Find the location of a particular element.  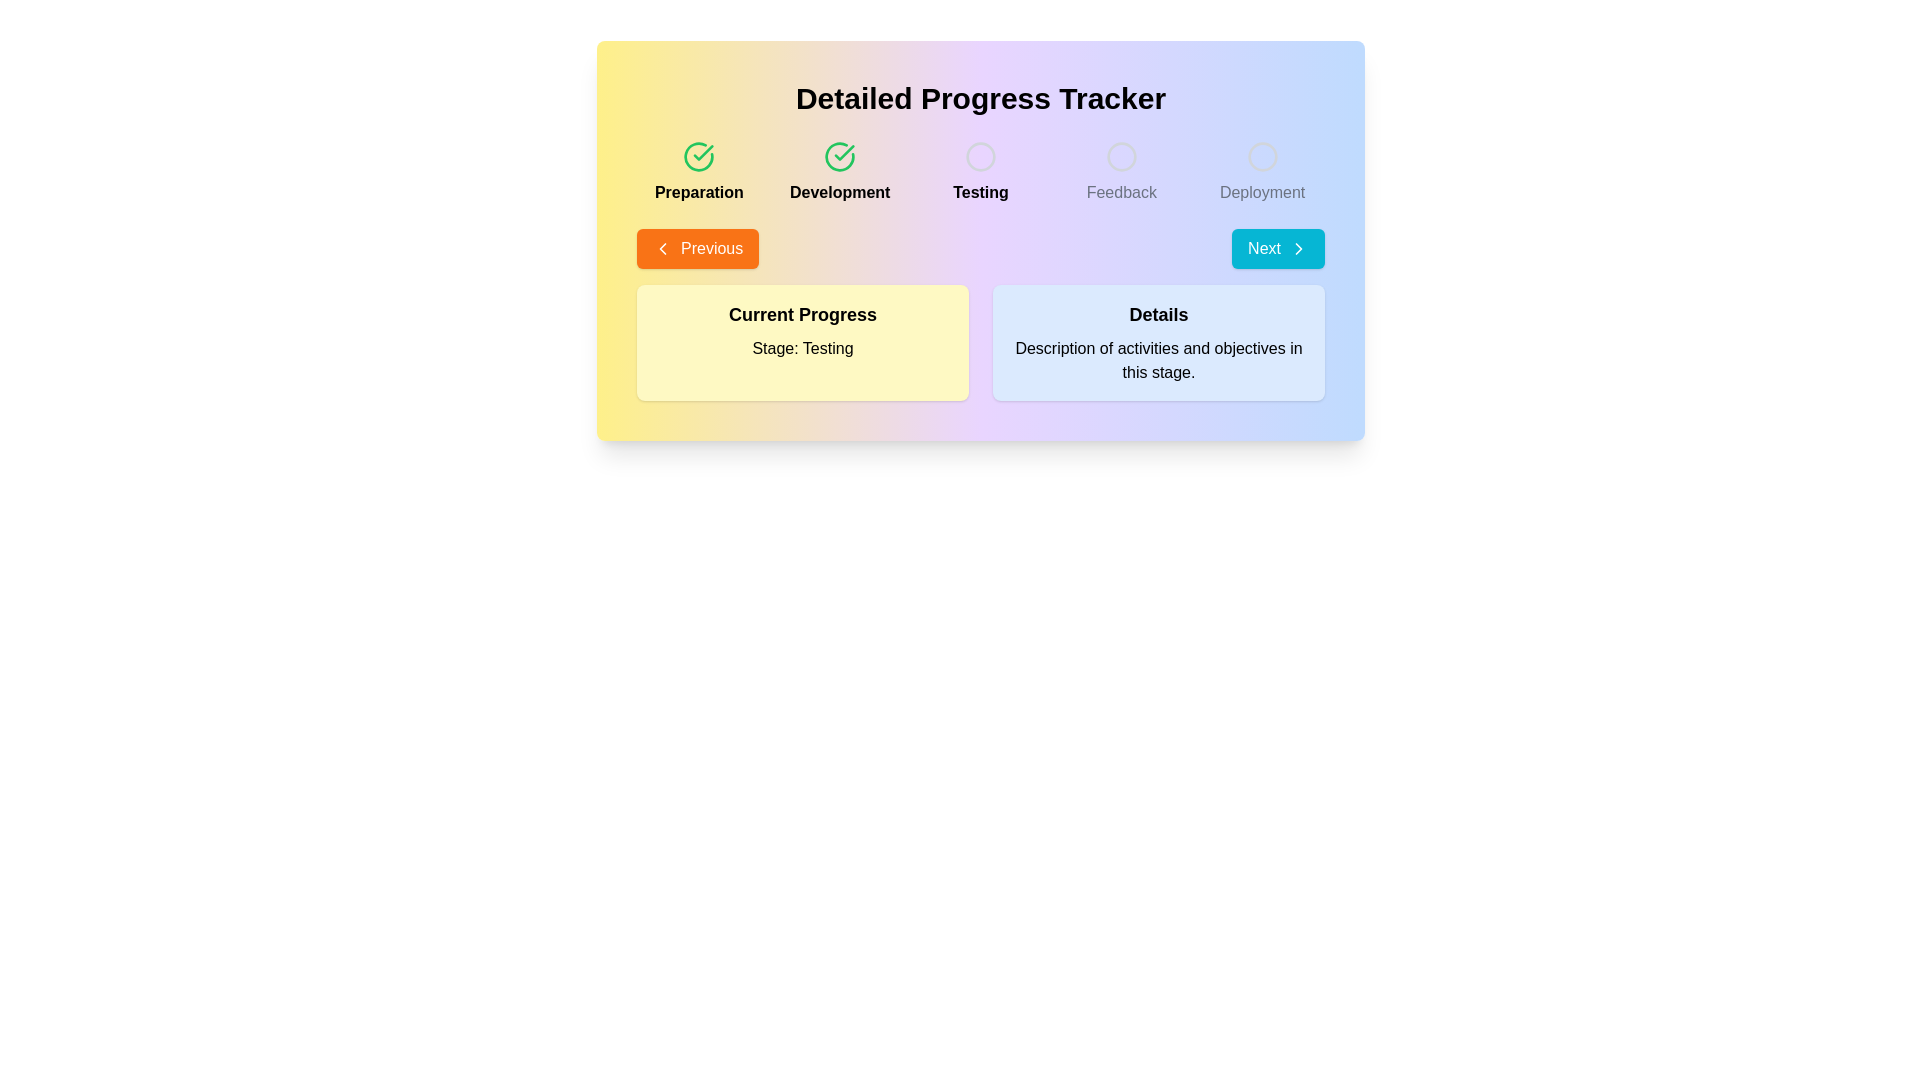

the chevron icon representing a forward navigation action within the 'Next' button, located to the right of the 'Next' text is located at coordinates (1299, 248).